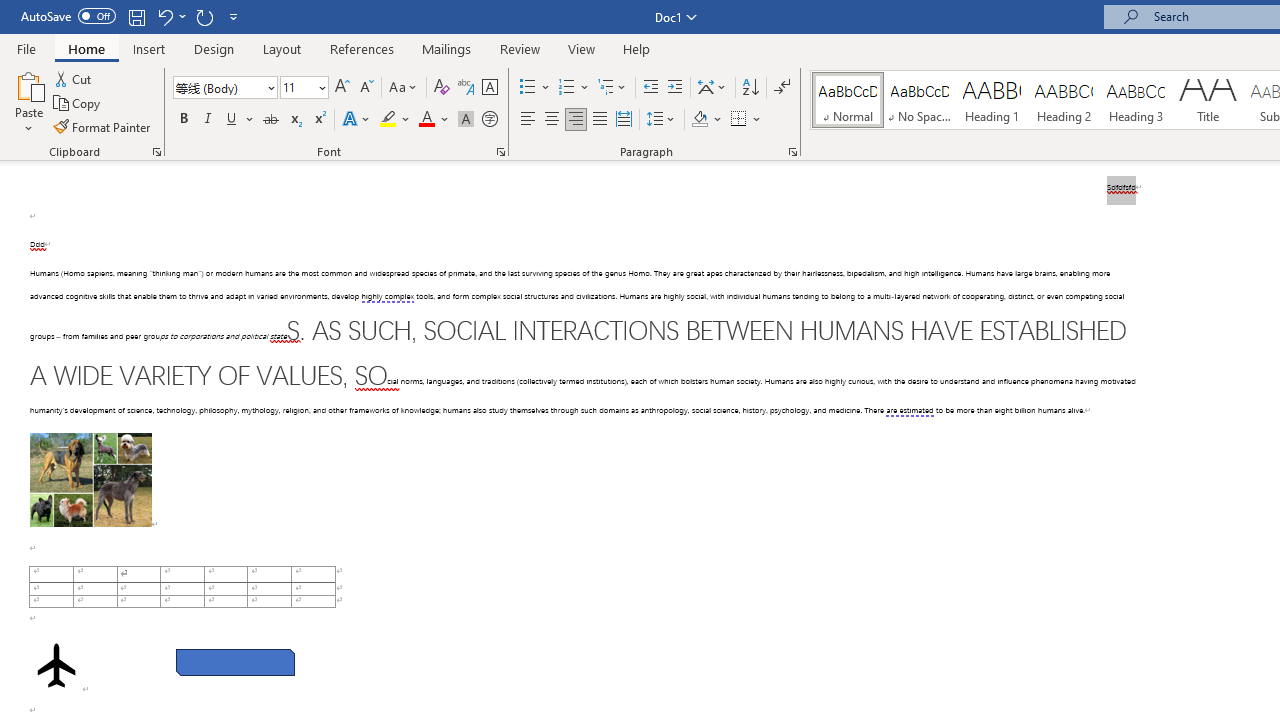 The image size is (1280, 720). Describe the element at coordinates (598, 119) in the screenshot. I see `'Justify'` at that location.